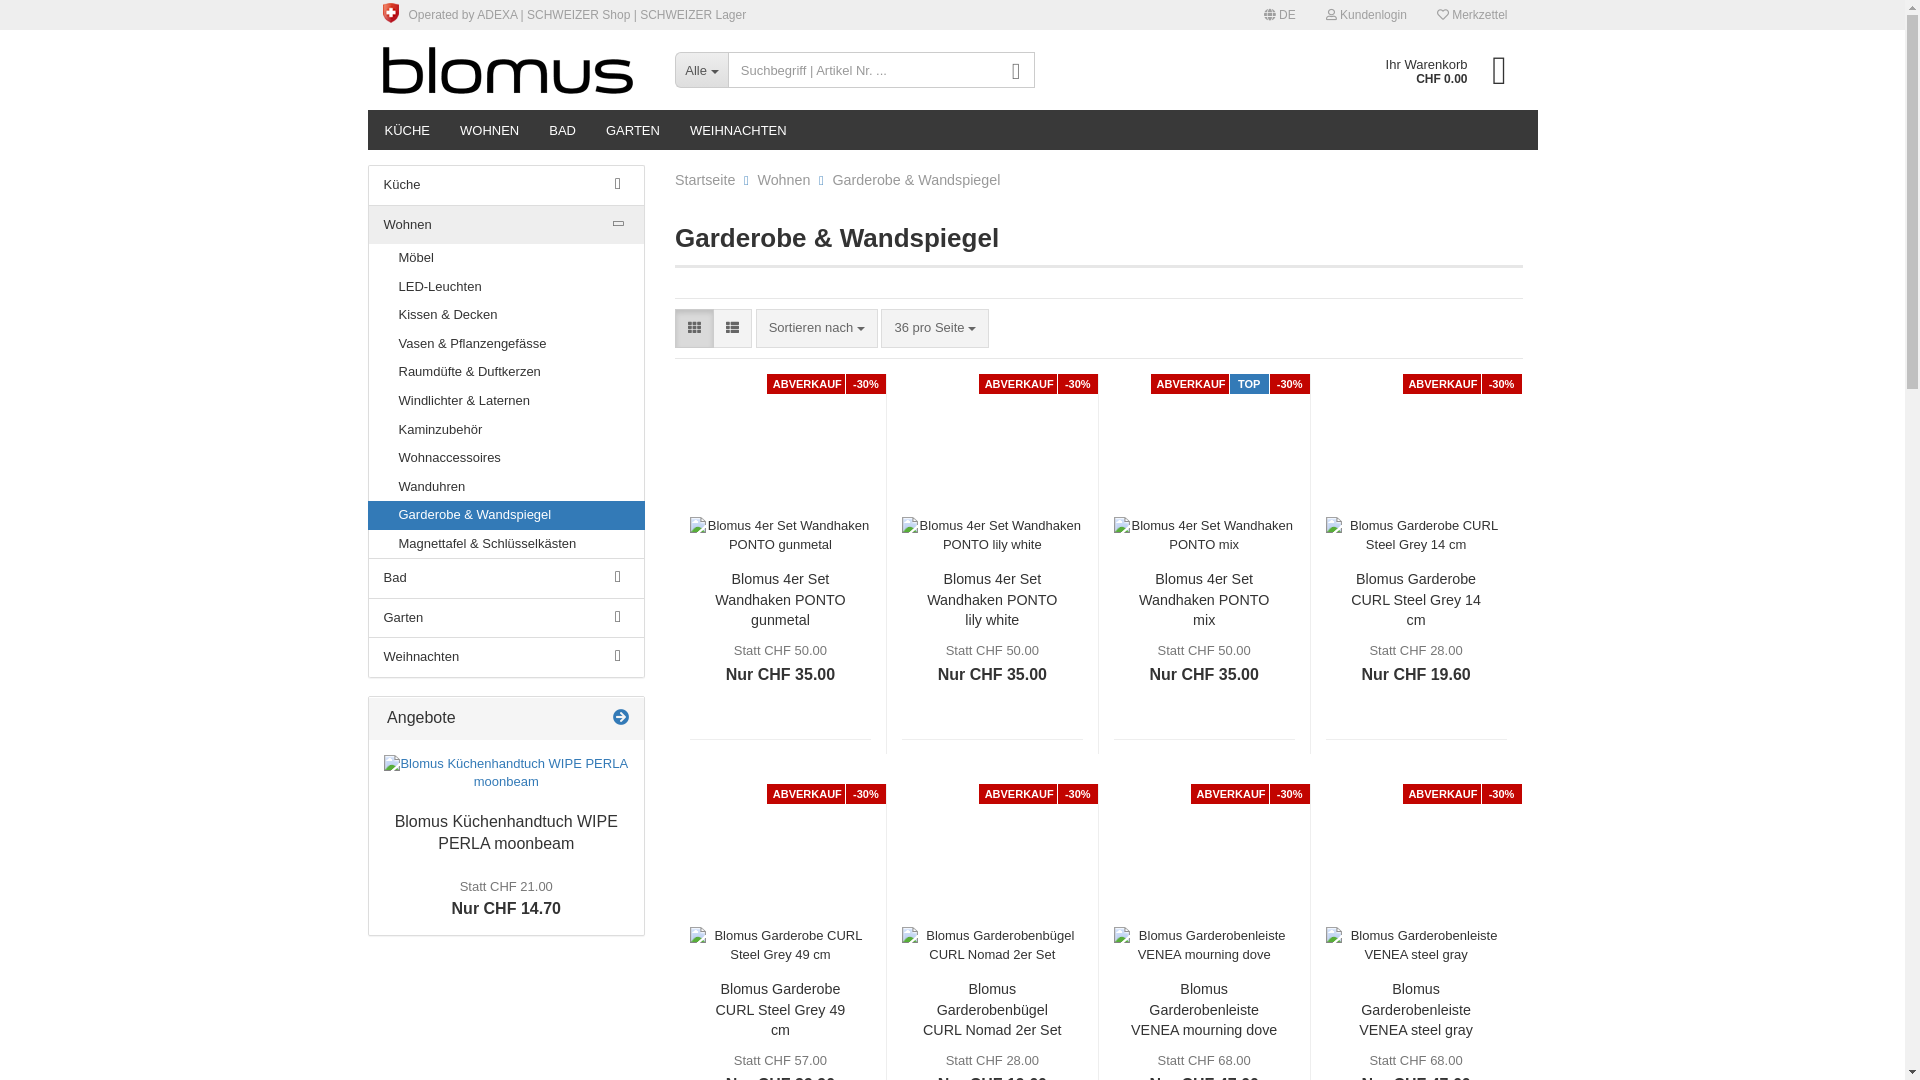 This screenshot has height=1080, width=1920. I want to click on 'Blomus 4er Set Wandhaken PONTO gunmetal', so click(779, 597).